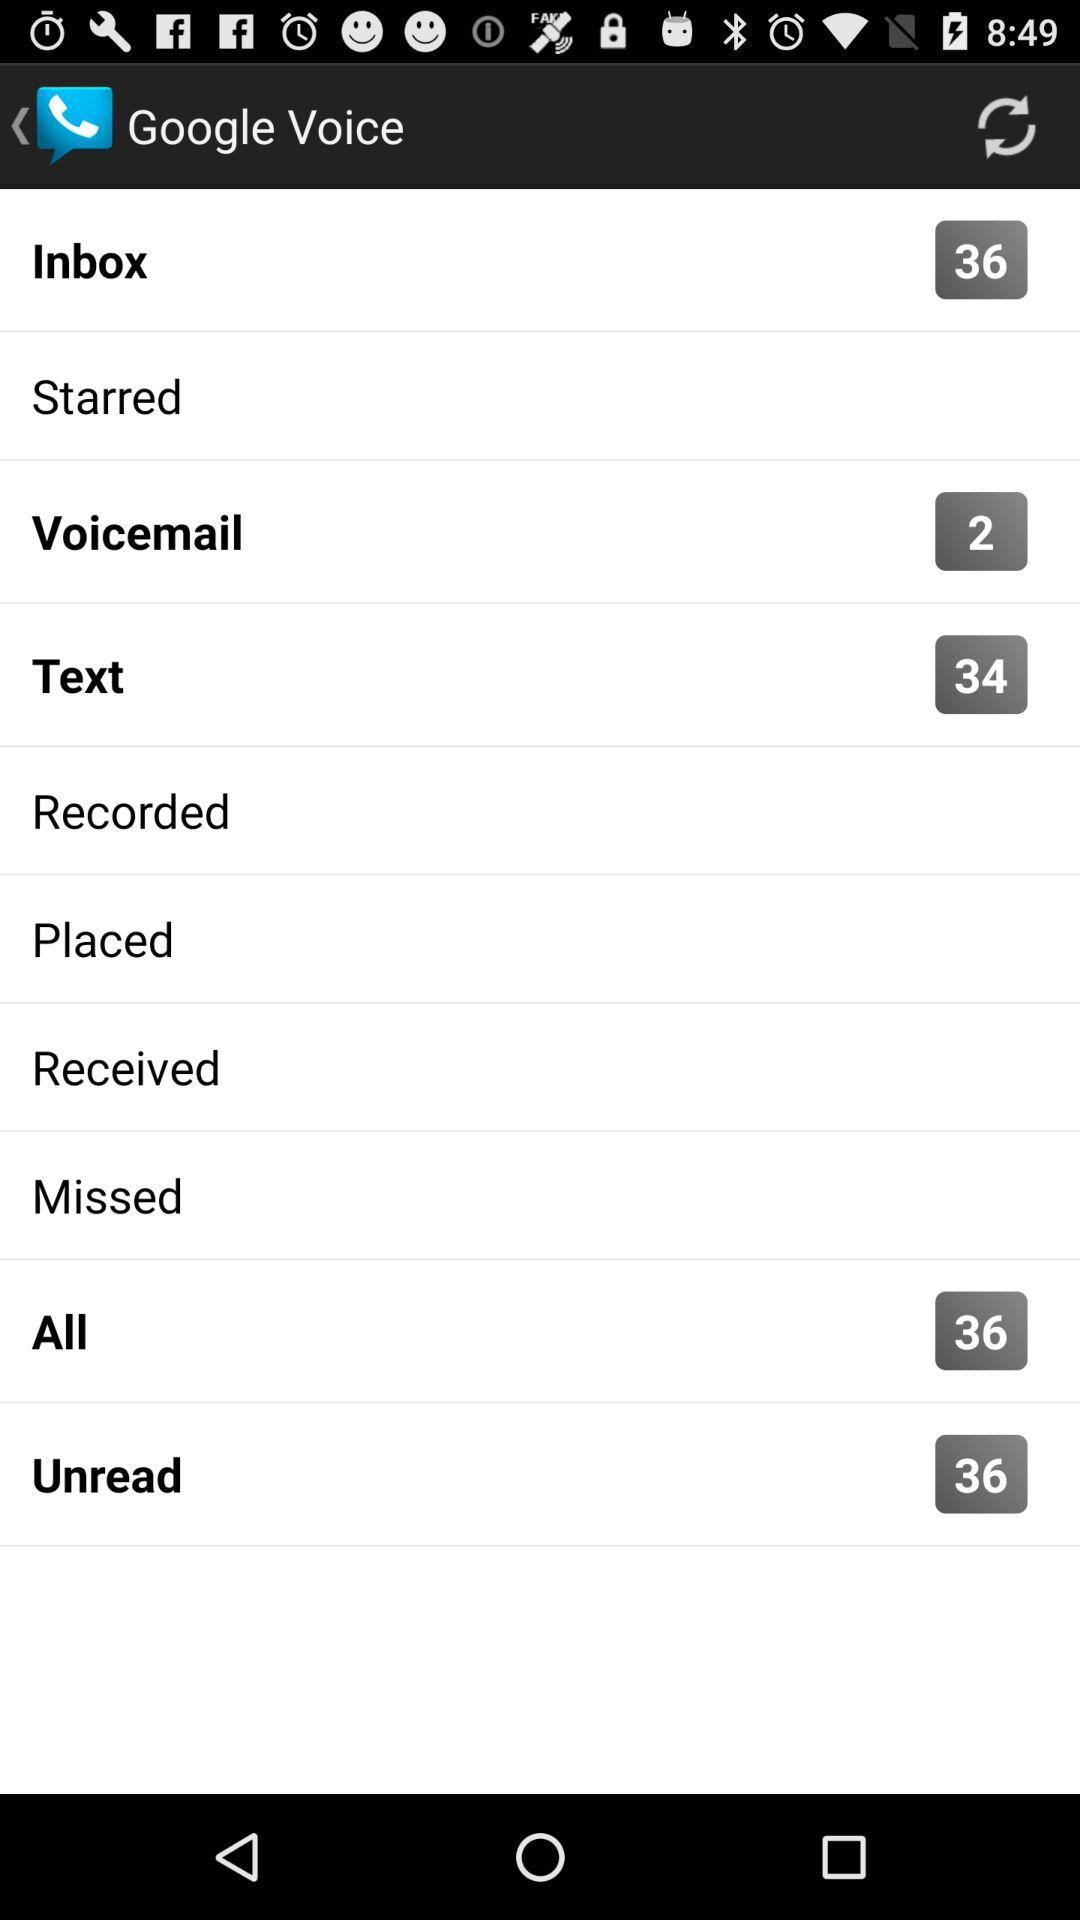 The width and height of the screenshot is (1080, 1920). Describe the element at coordinates (478, 258) in the screenshot. I see `the app to the left of 36 icon` at that location.